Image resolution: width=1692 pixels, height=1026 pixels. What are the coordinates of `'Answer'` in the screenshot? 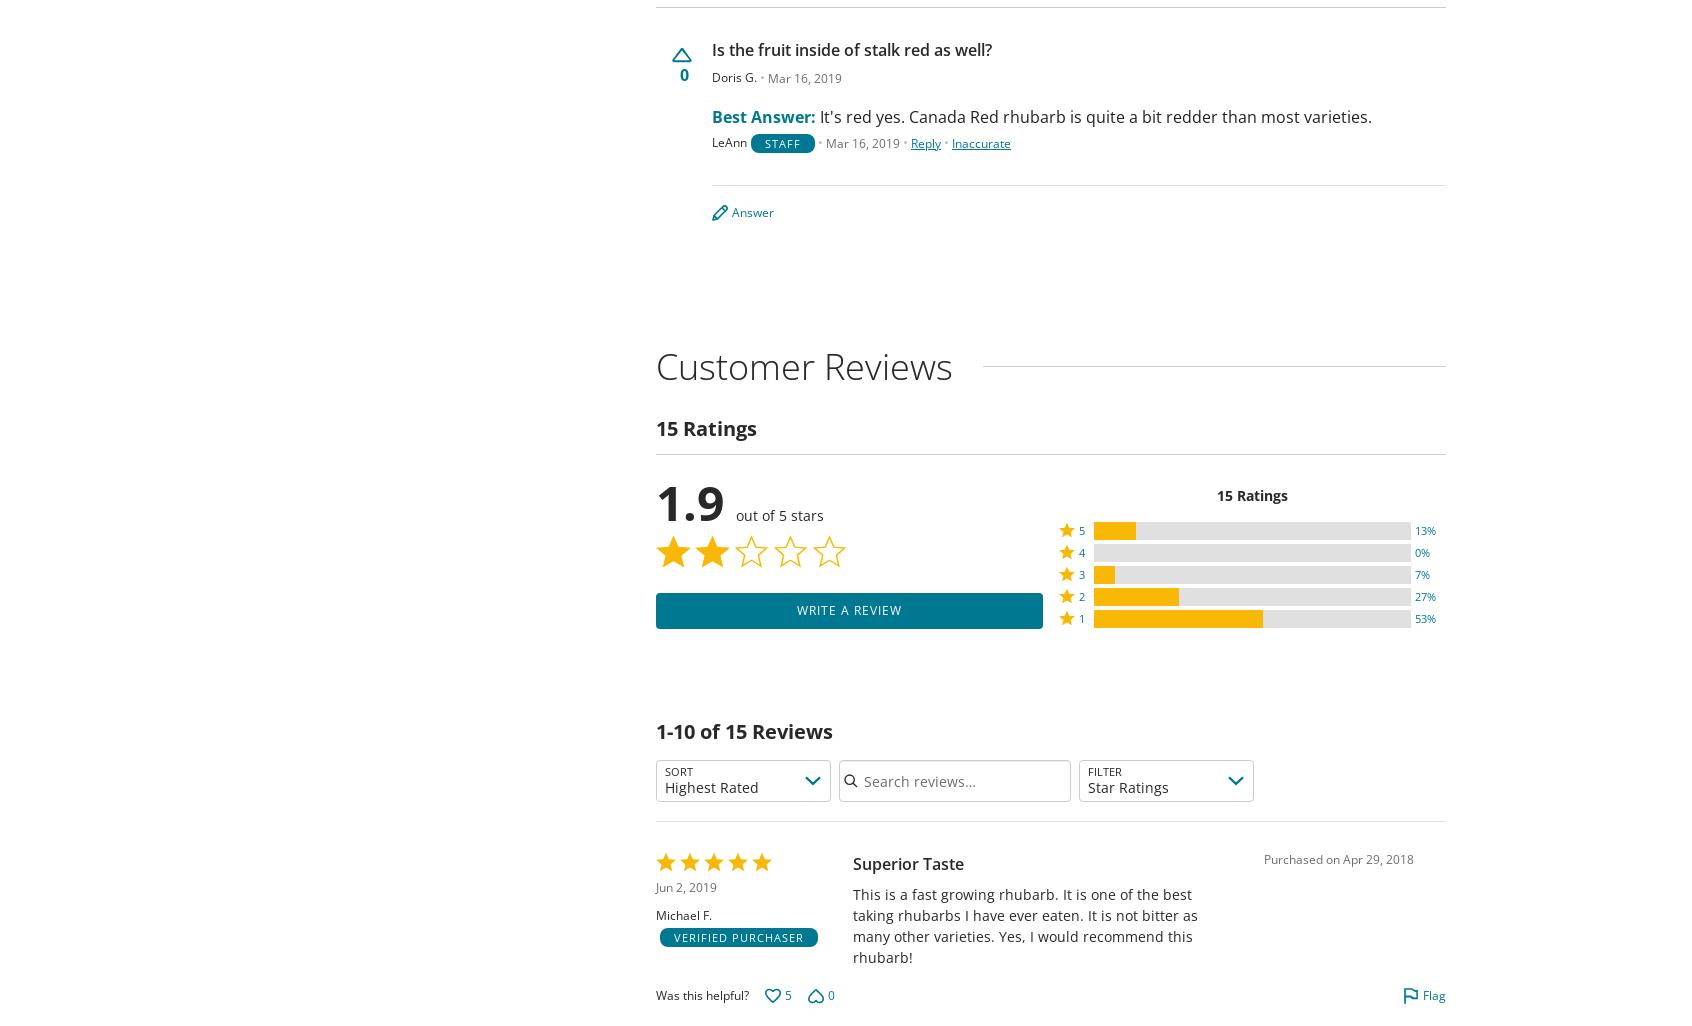 It's located at (751, 211).